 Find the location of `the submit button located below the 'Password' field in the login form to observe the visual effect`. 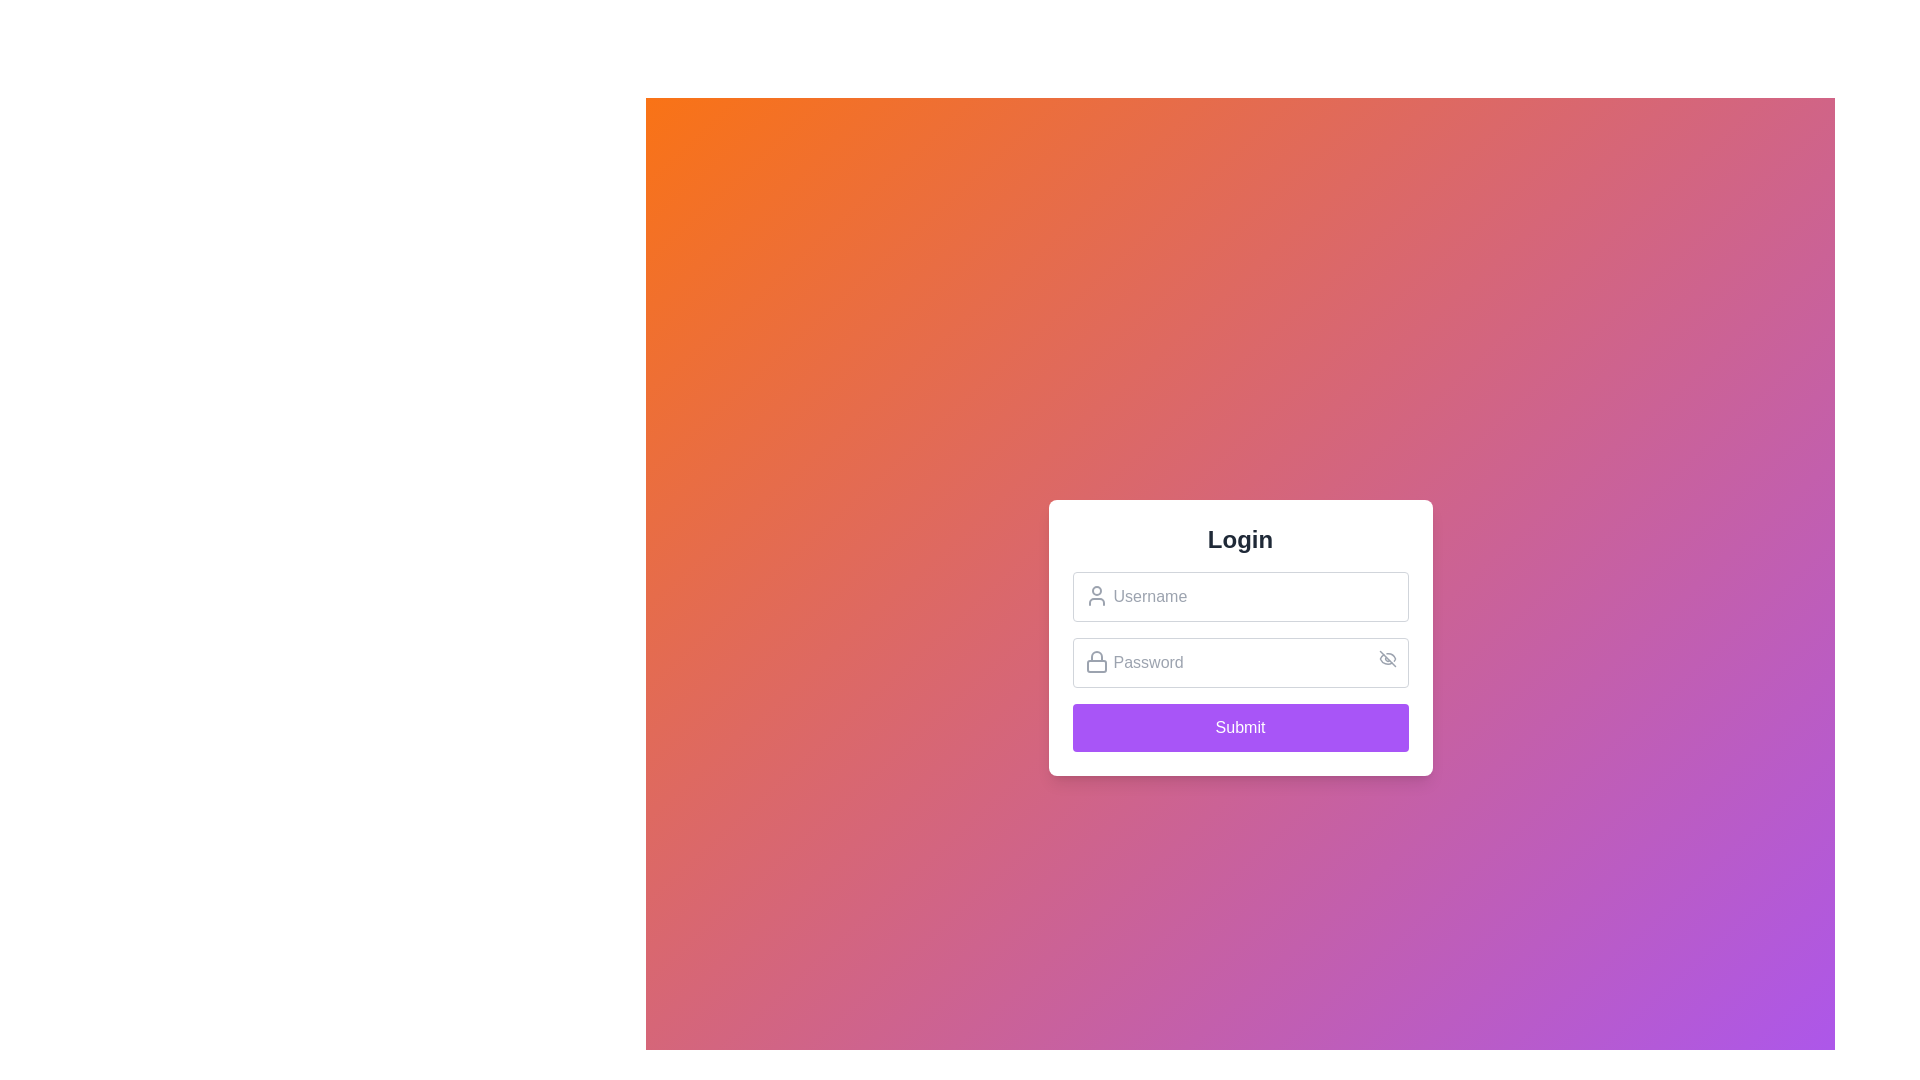

the submit button located below the 'Password' field in the login form to observe the visual effect is located at coordinates (1239, 728).